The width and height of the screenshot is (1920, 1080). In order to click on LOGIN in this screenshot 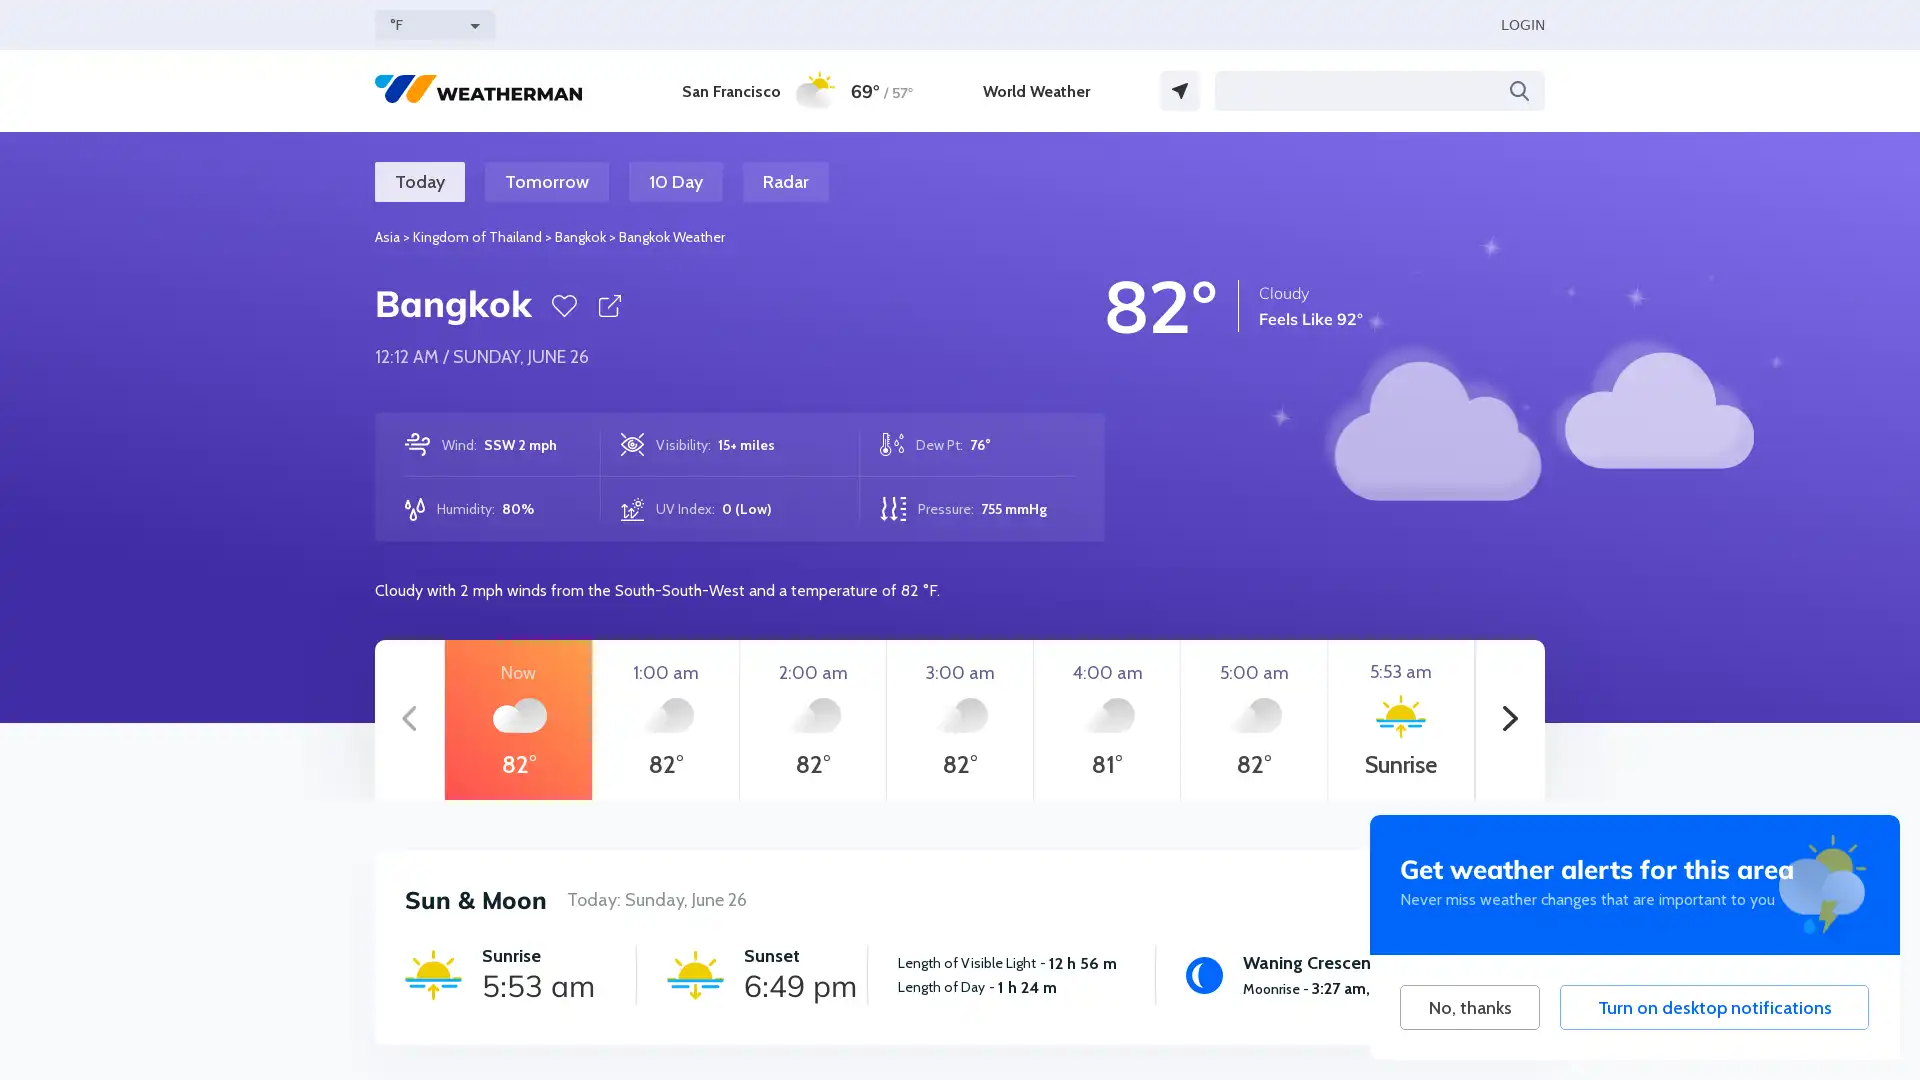, I will do `click(1521, 24)`.